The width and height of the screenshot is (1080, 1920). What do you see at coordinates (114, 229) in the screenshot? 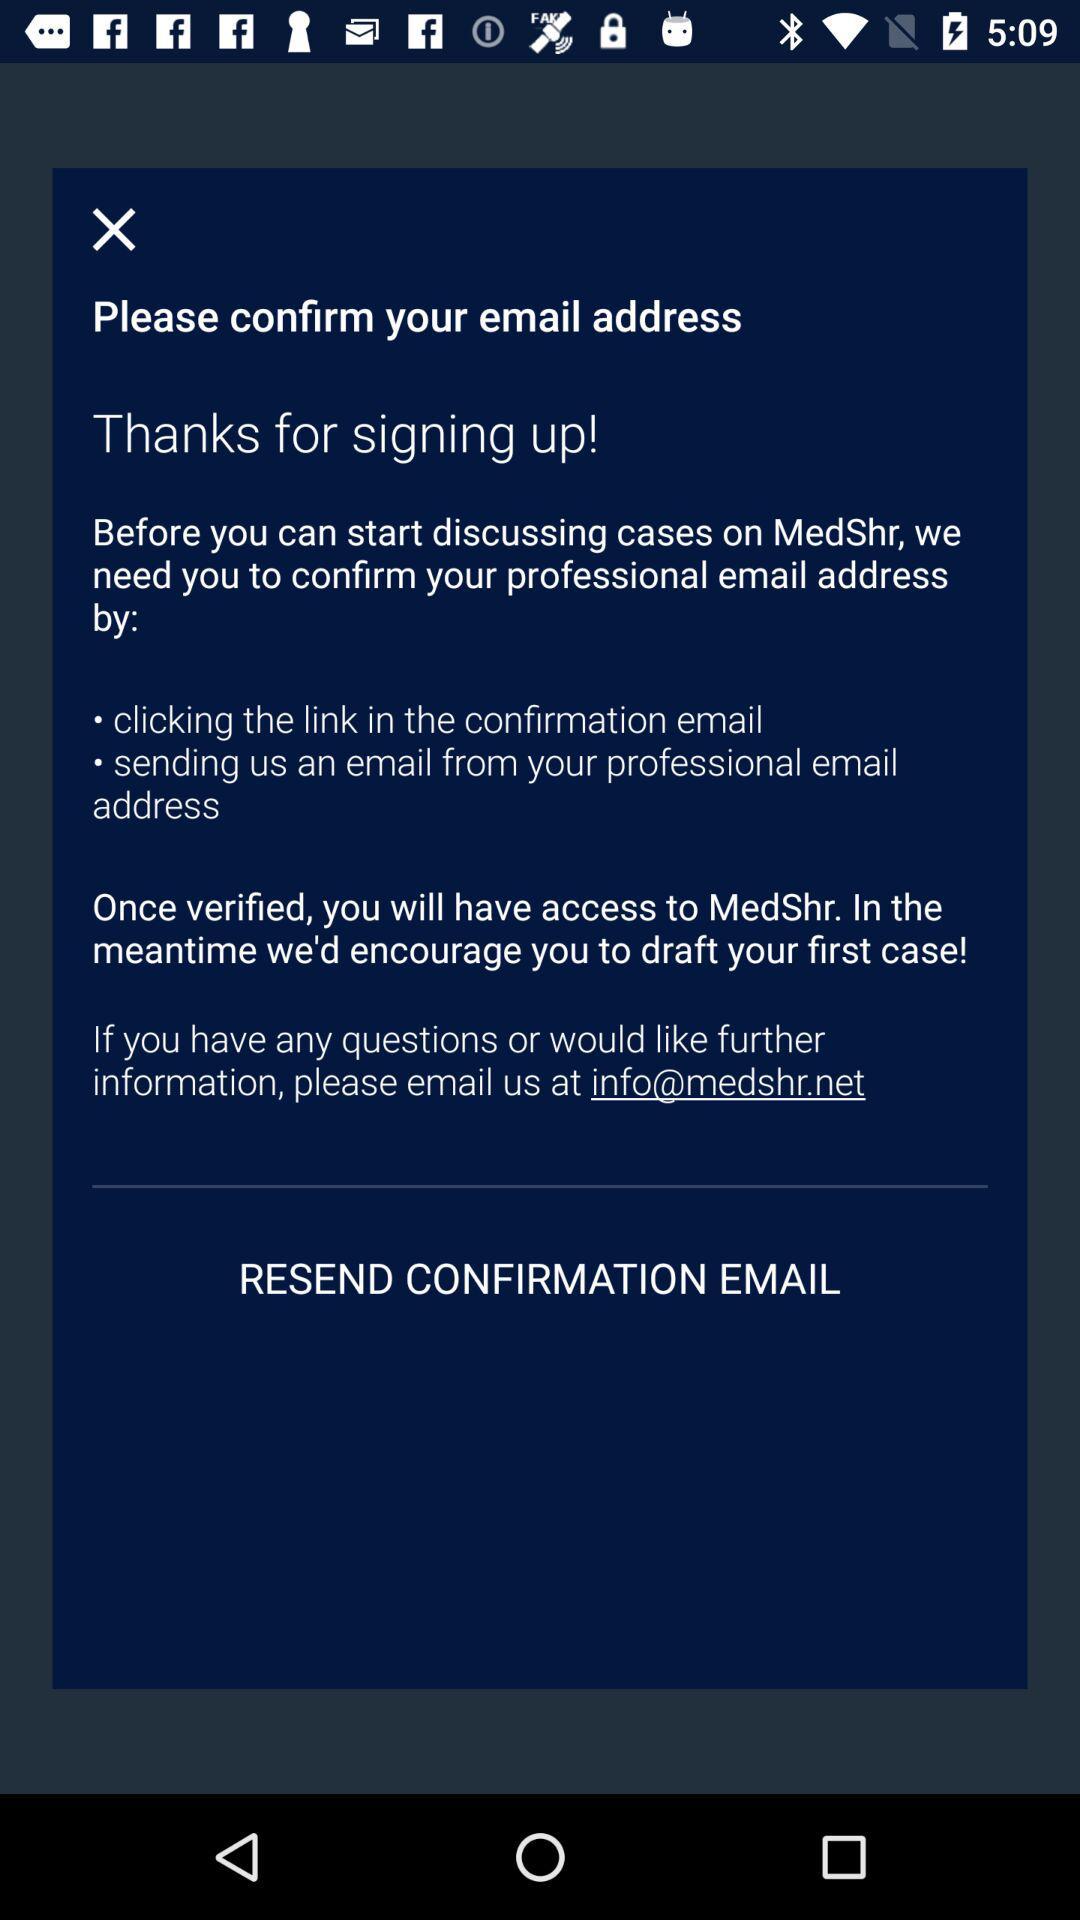
I see `icon at the top left corner` at bounding box center [114, 229].